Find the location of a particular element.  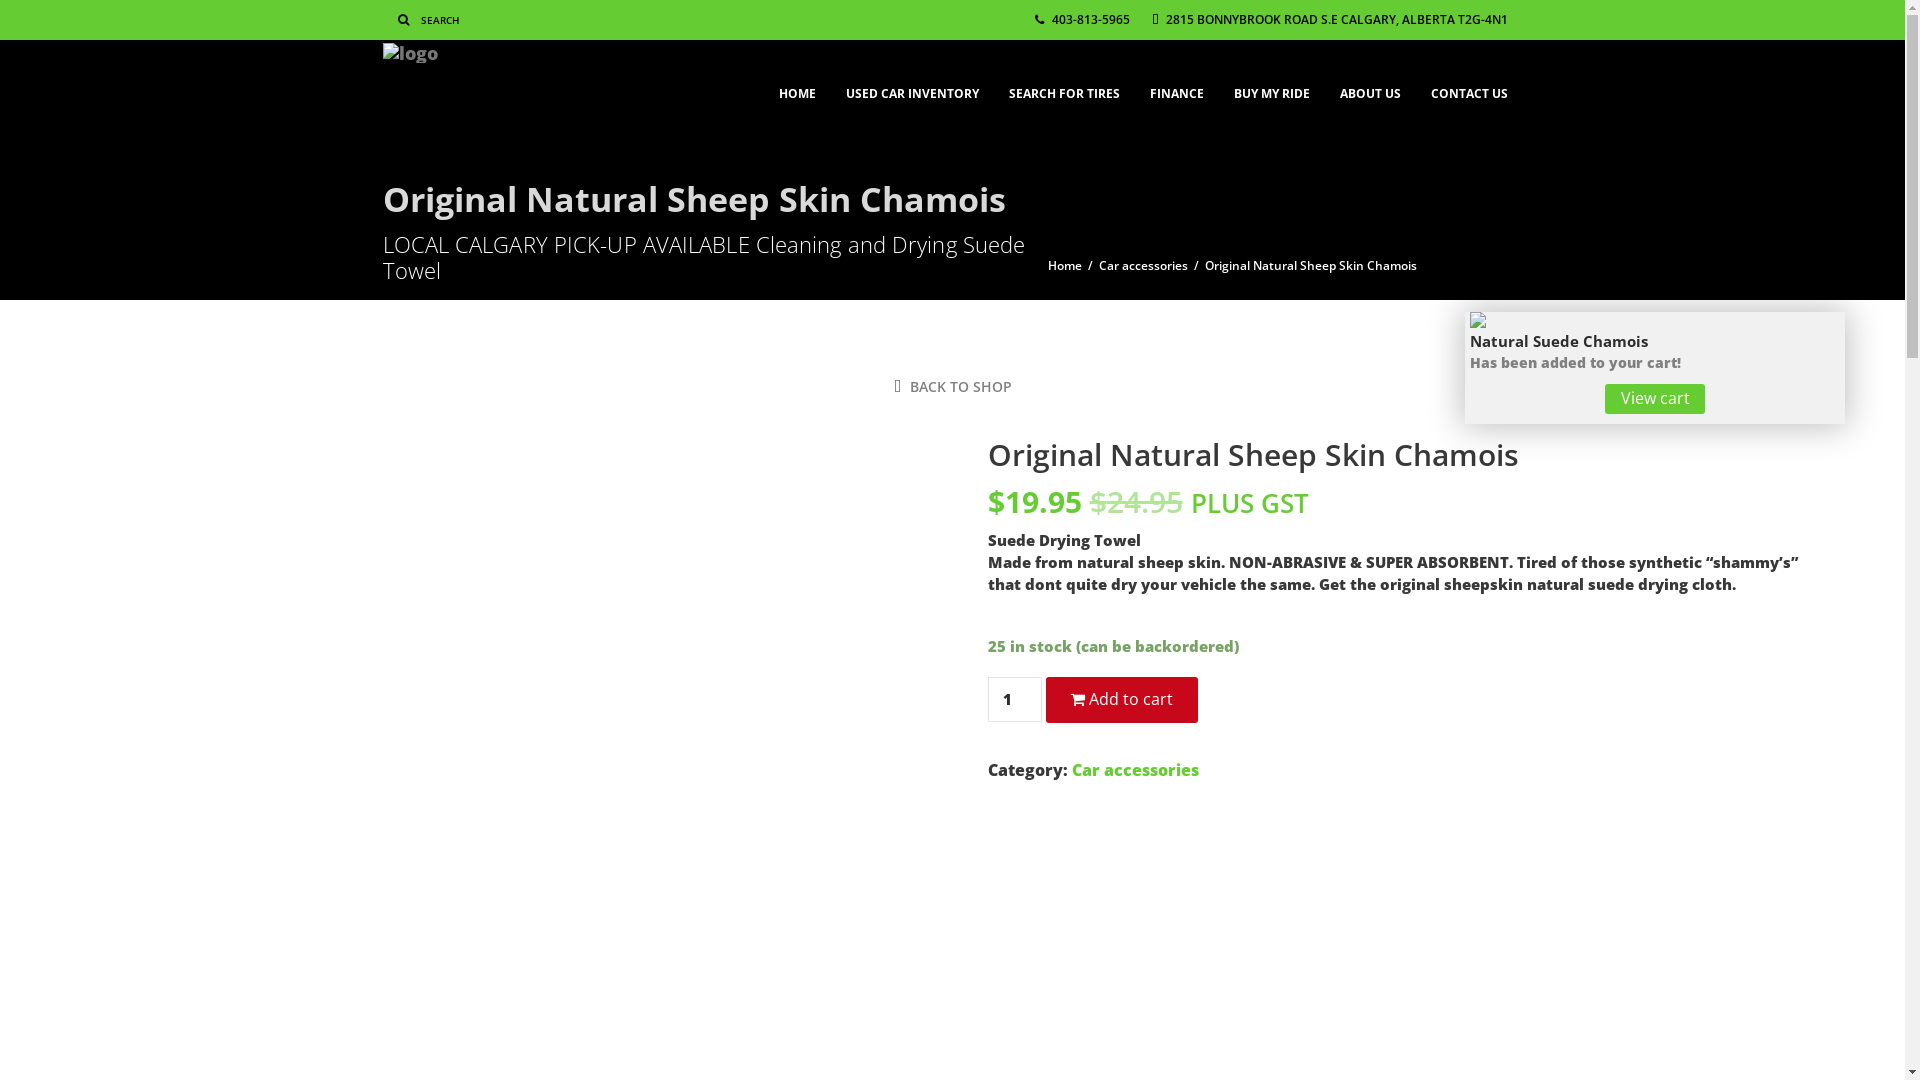

'Home' is located at coordinates (1064, 265).